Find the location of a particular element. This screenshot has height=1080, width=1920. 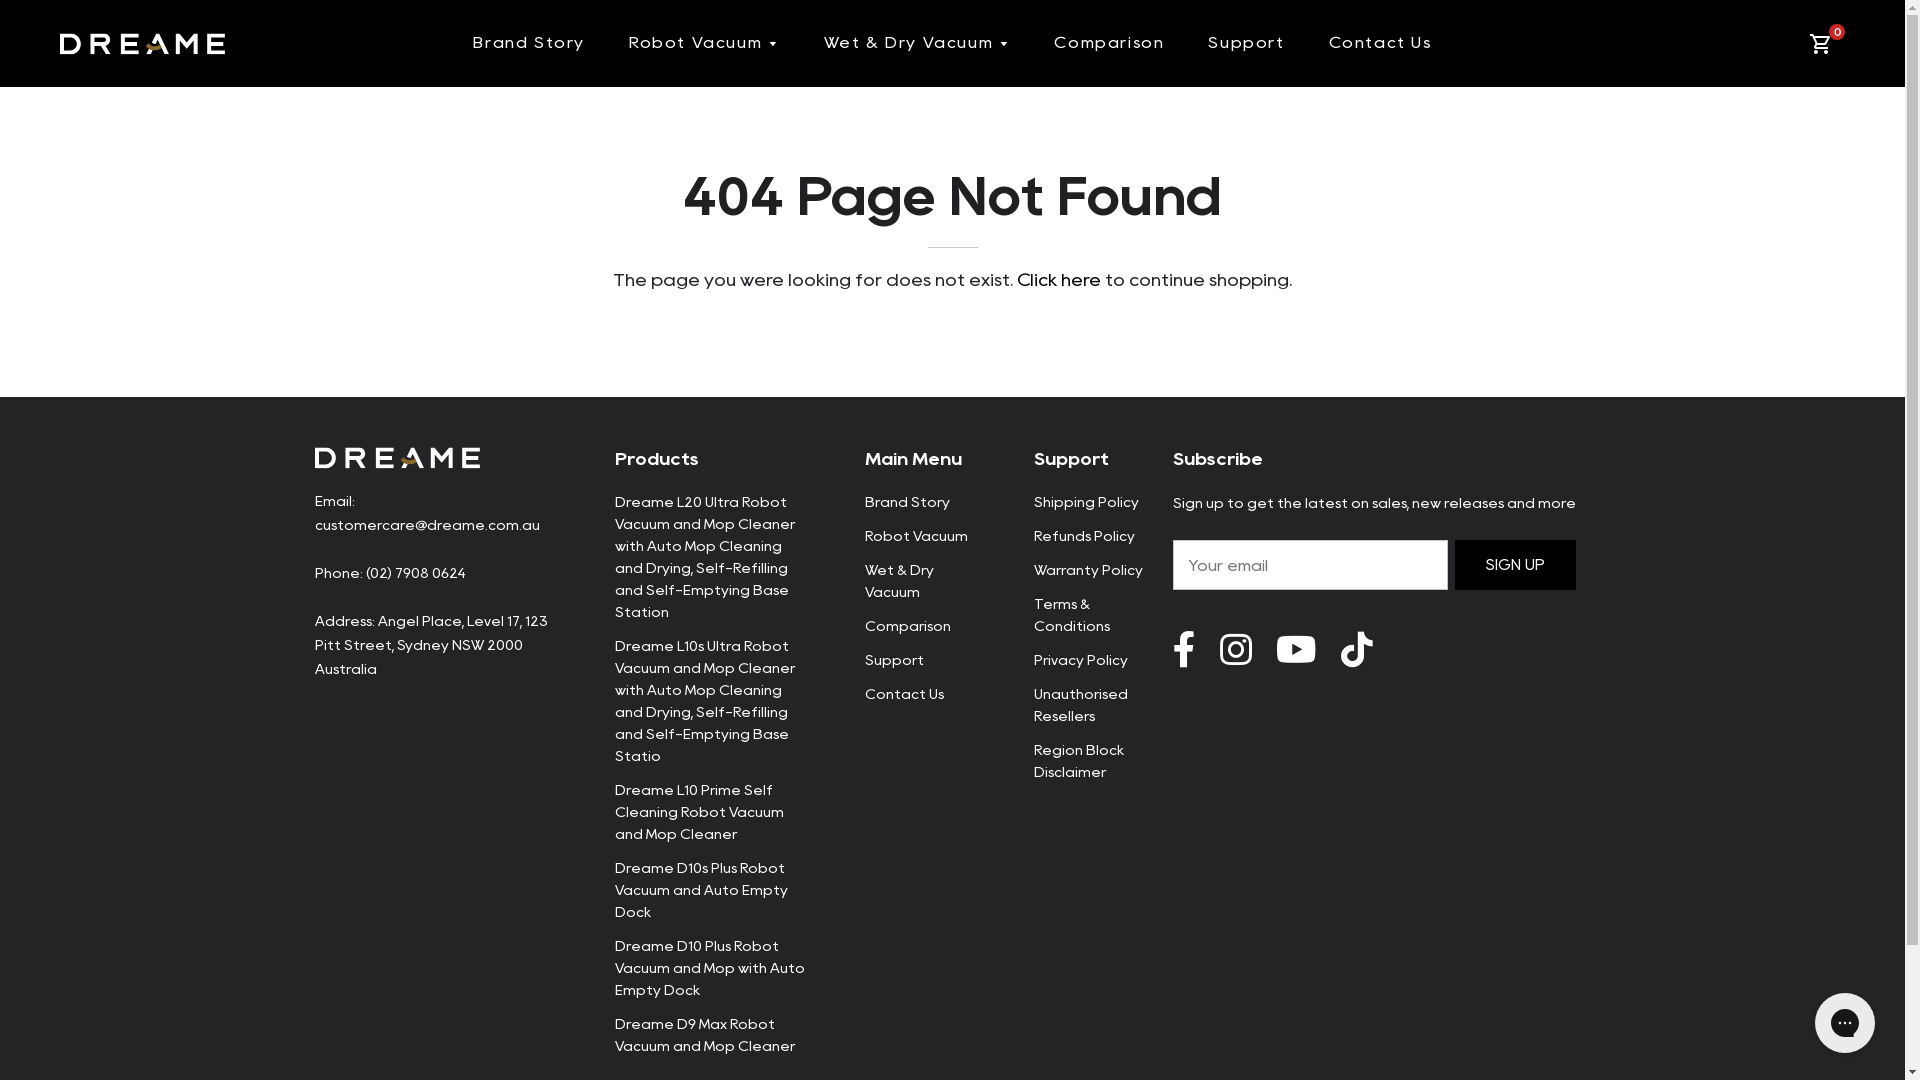

'Refunds Policy' is located at coordinates (1083, 535).